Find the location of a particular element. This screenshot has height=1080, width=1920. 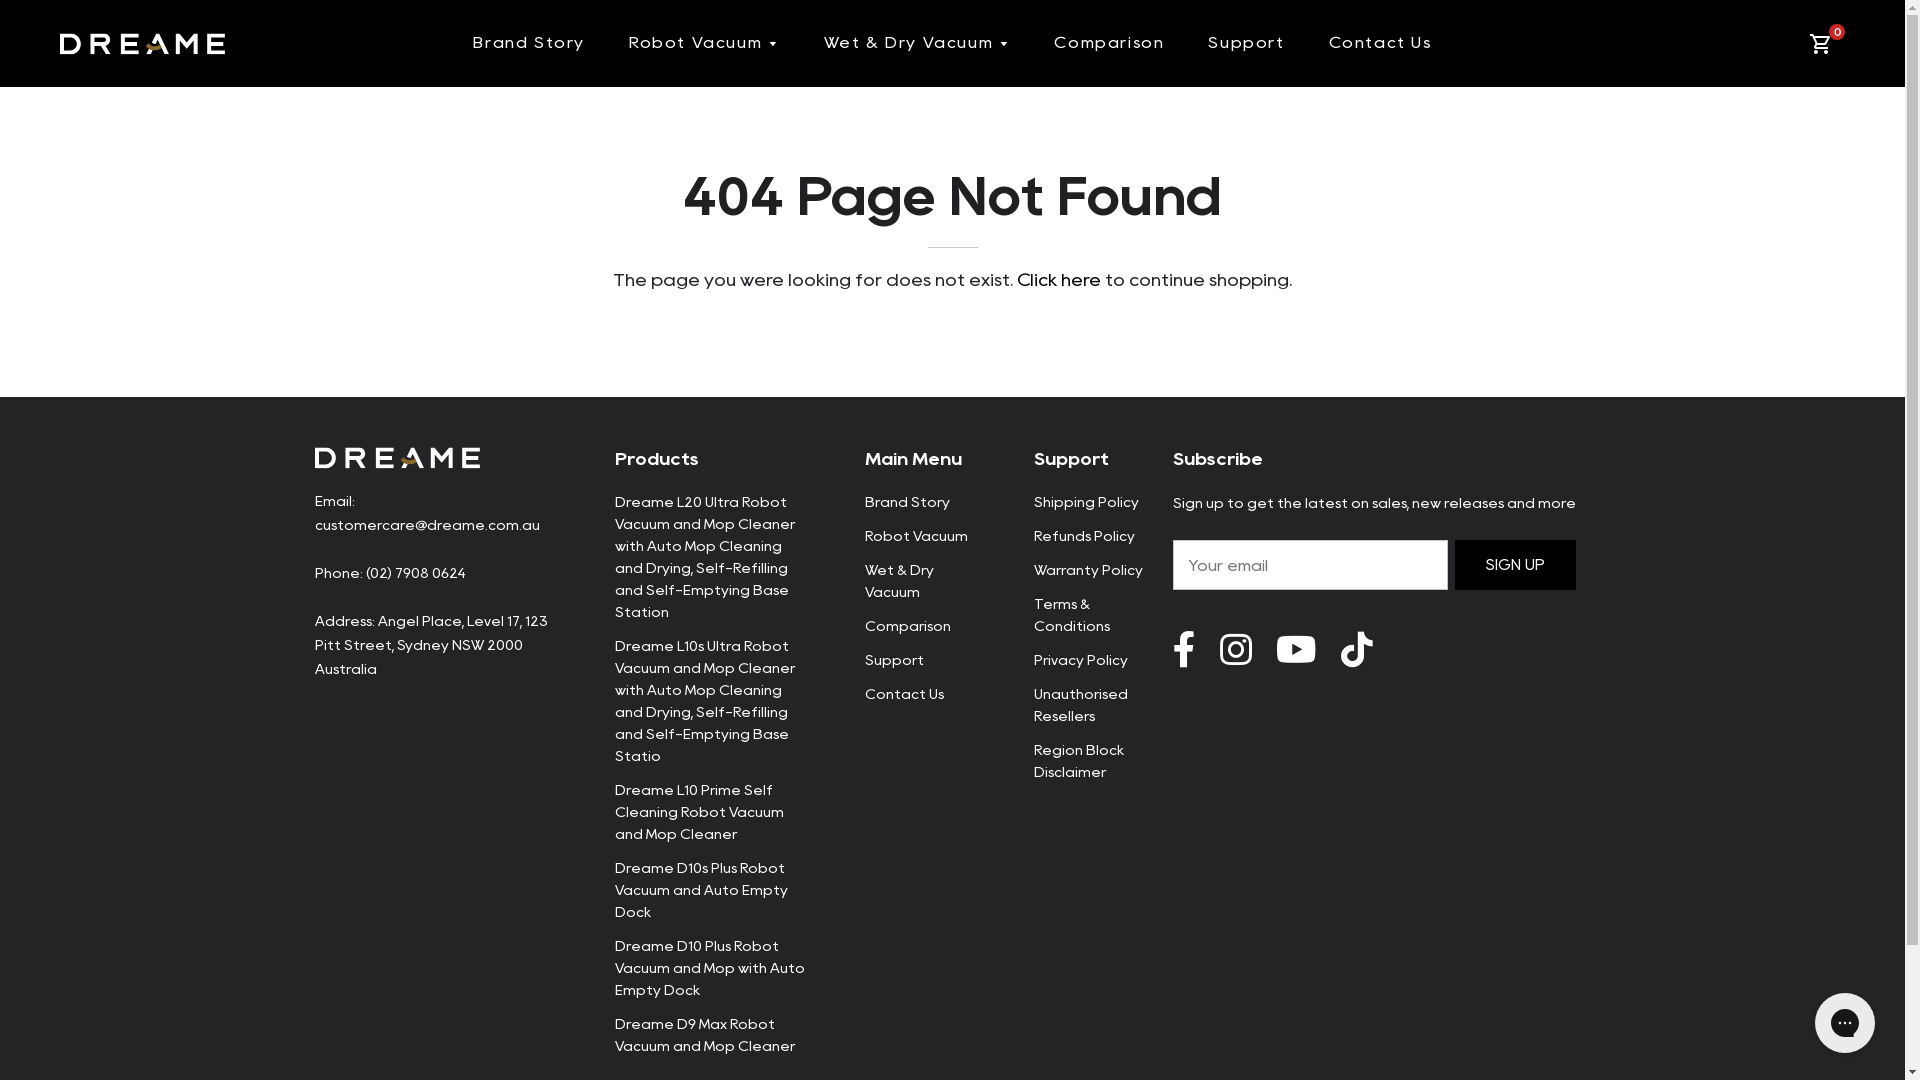

'Refunds Policy' is located at coordinates (1083, 535).